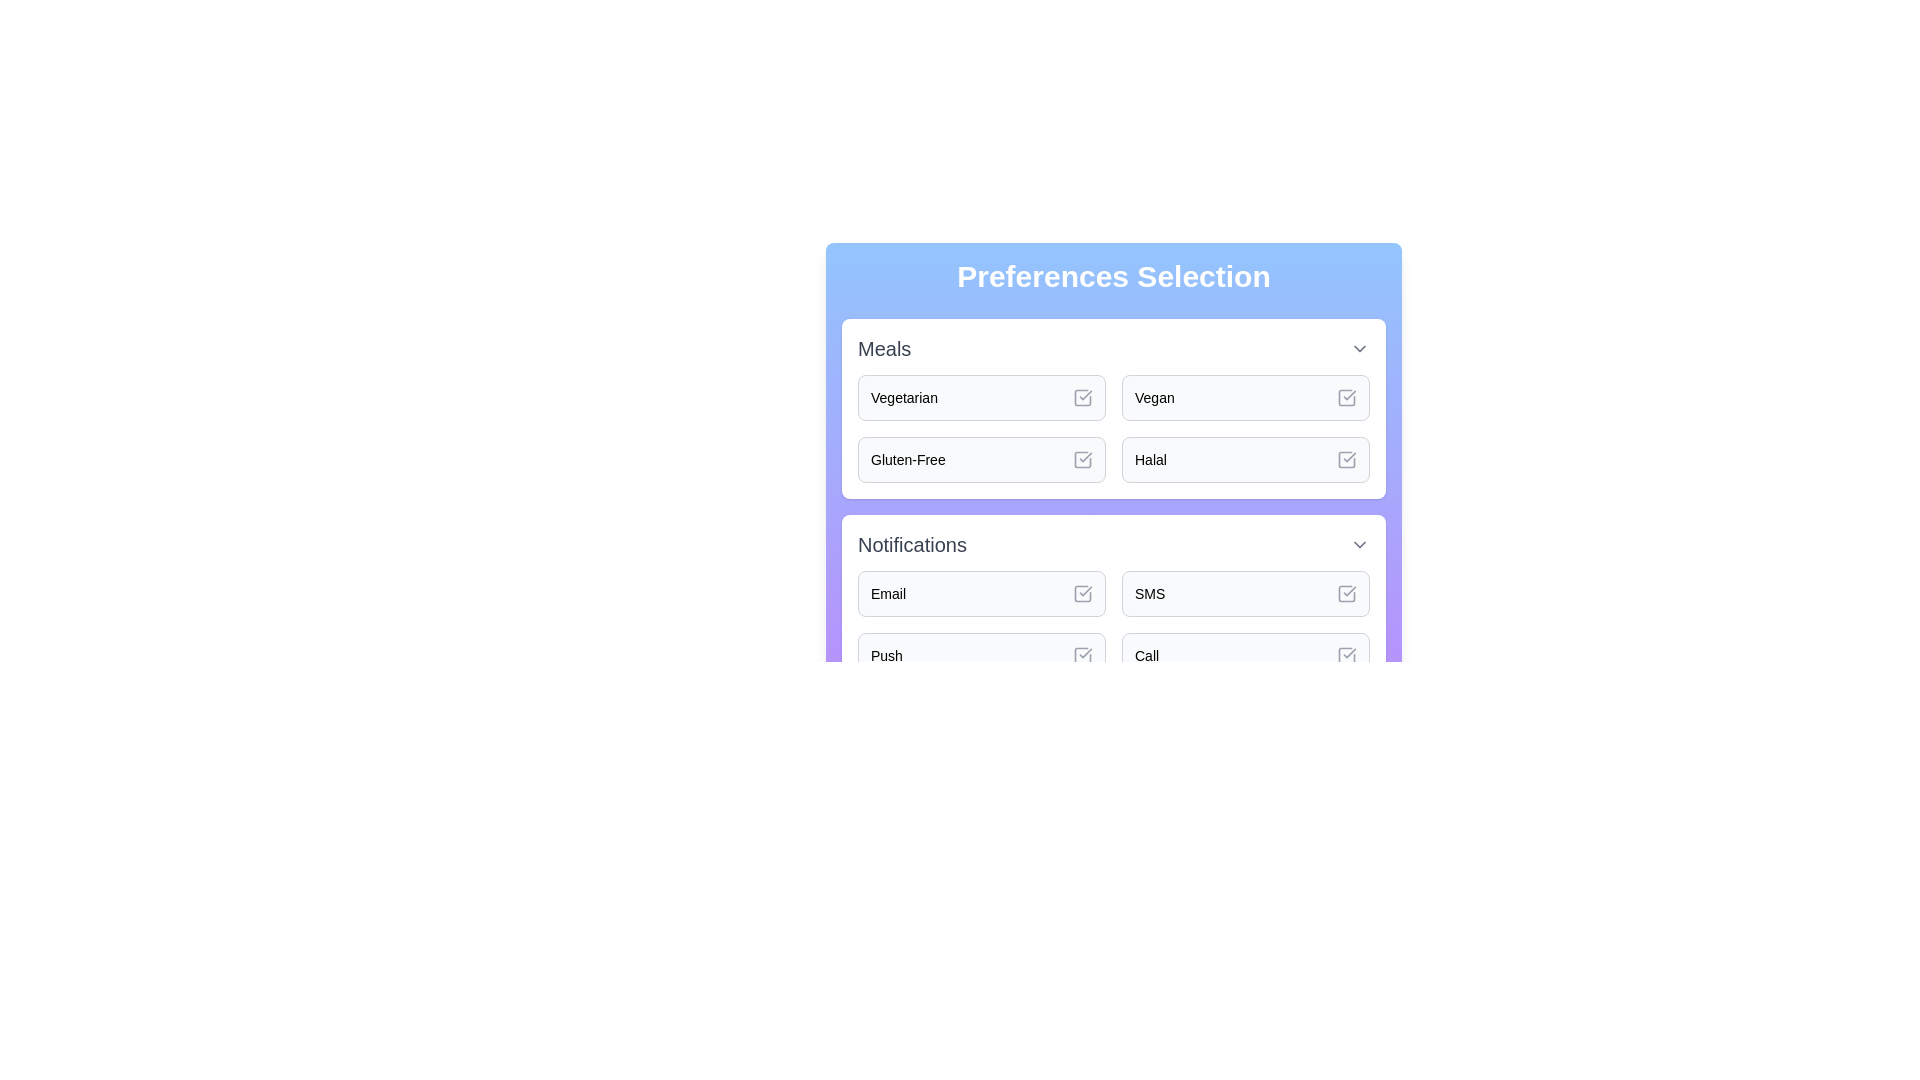 The image size is (1920, 1080). What do you see at coordinates (1150, 593) in the screenshot?
I see `the 'SMS' text label in the notification preferences section, which denotes the SMS notification option` at bounding box center [1150, 593].